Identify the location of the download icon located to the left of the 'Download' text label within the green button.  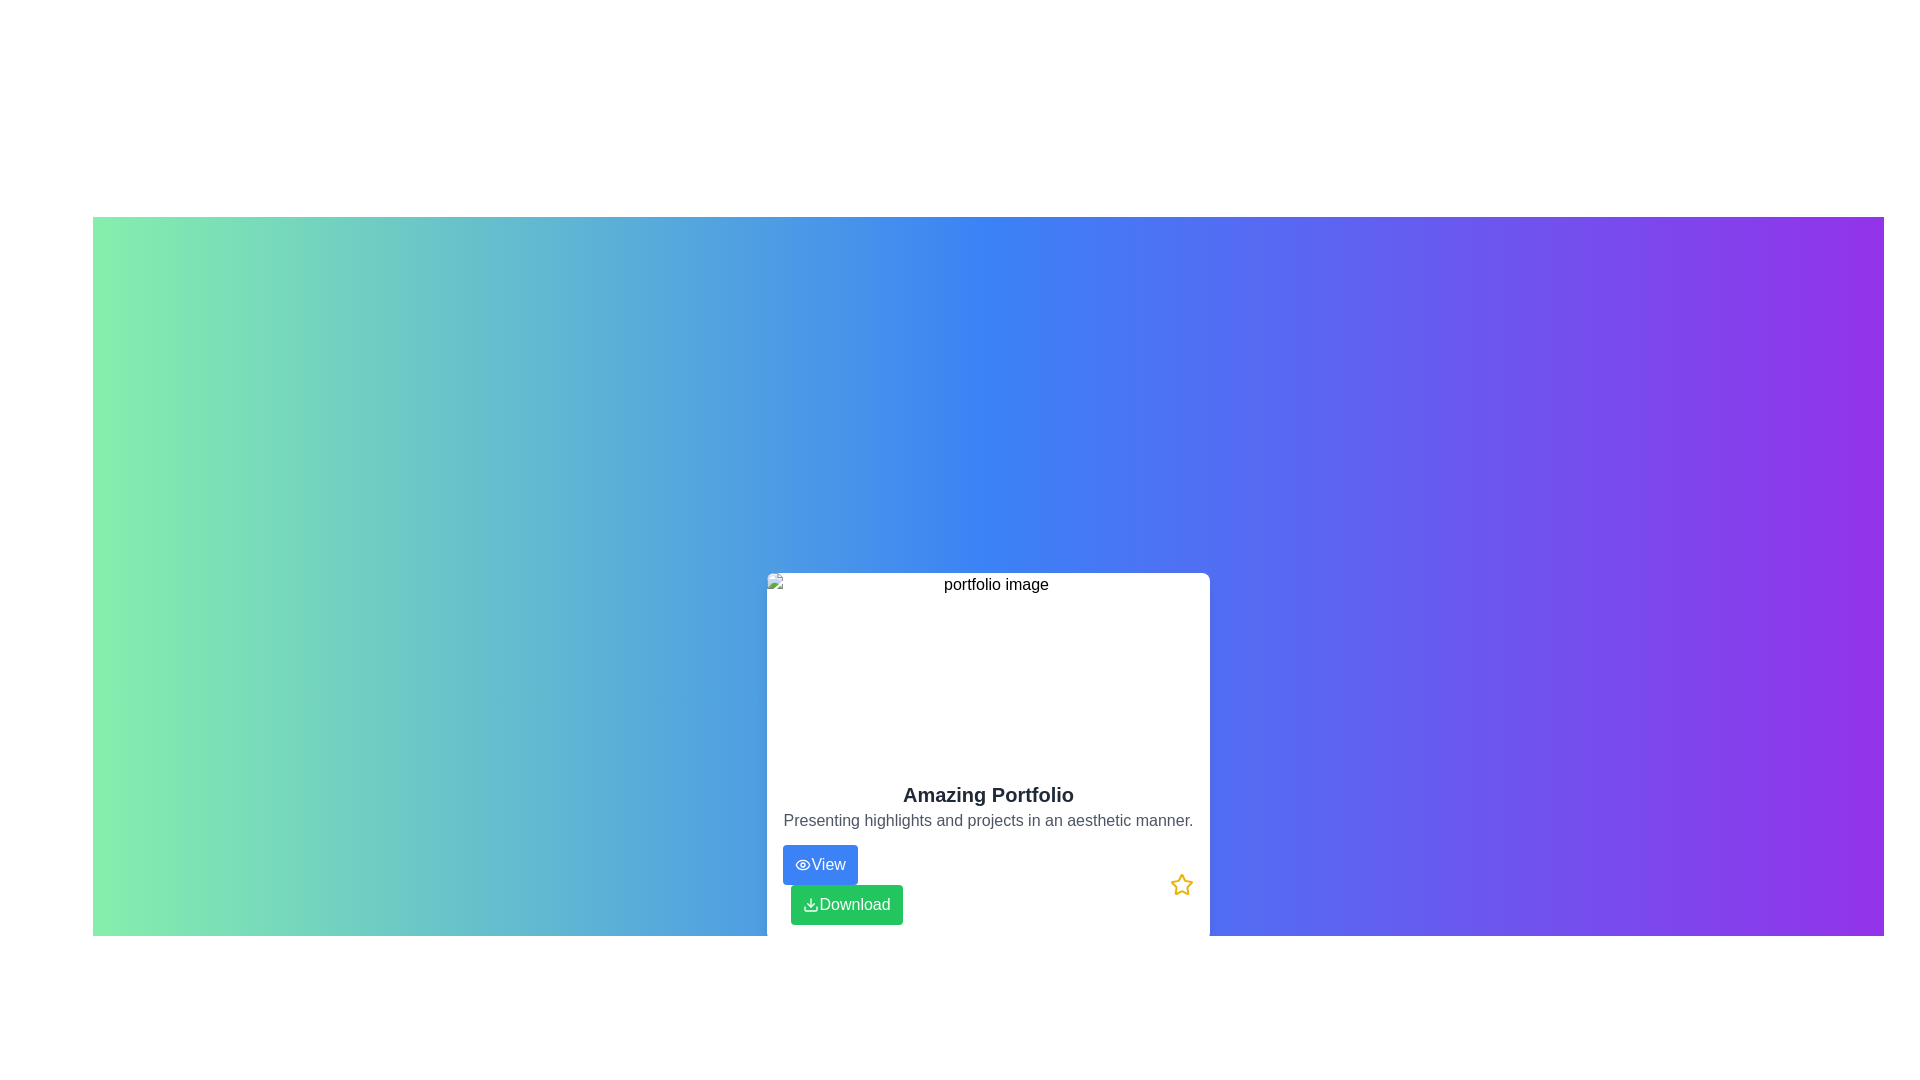
(811, 905).